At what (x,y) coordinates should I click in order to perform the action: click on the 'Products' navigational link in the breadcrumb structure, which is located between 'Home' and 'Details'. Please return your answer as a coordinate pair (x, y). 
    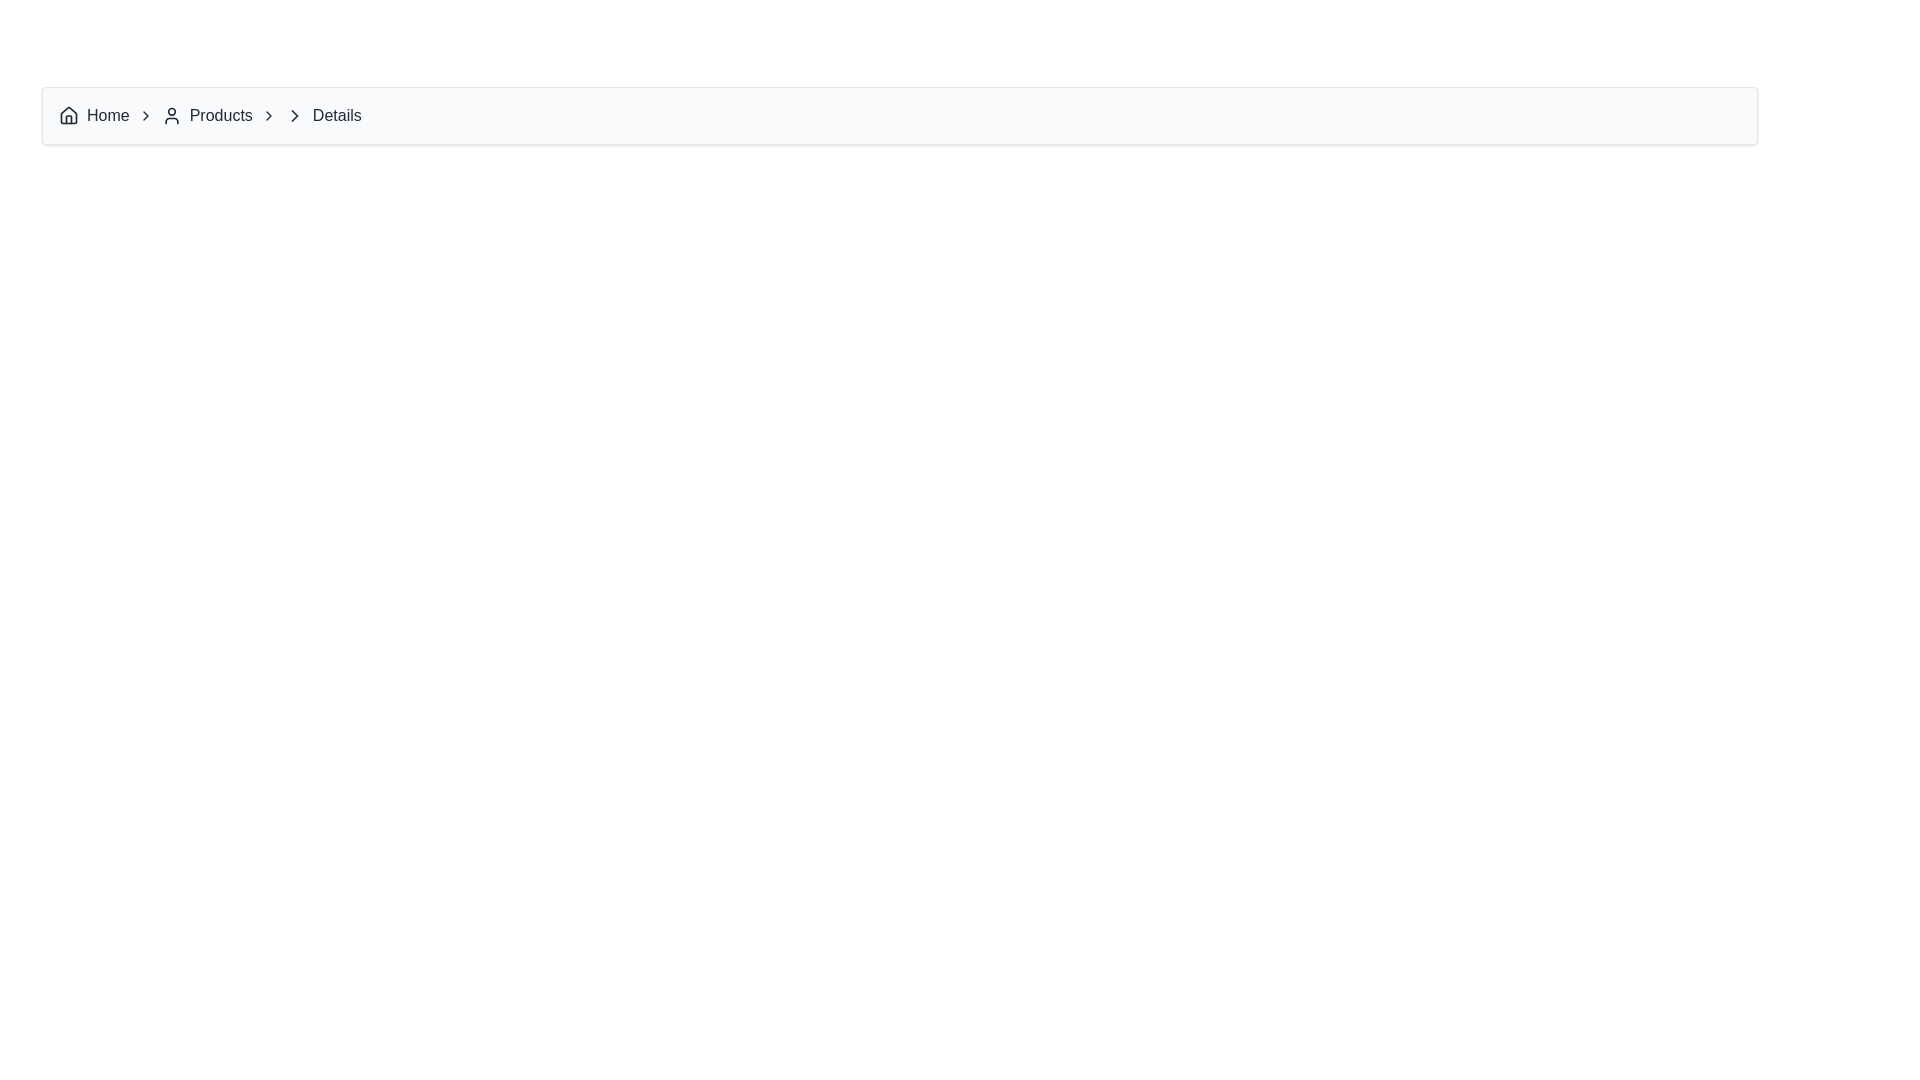
    Looking at the image, I should click on (219, 115).